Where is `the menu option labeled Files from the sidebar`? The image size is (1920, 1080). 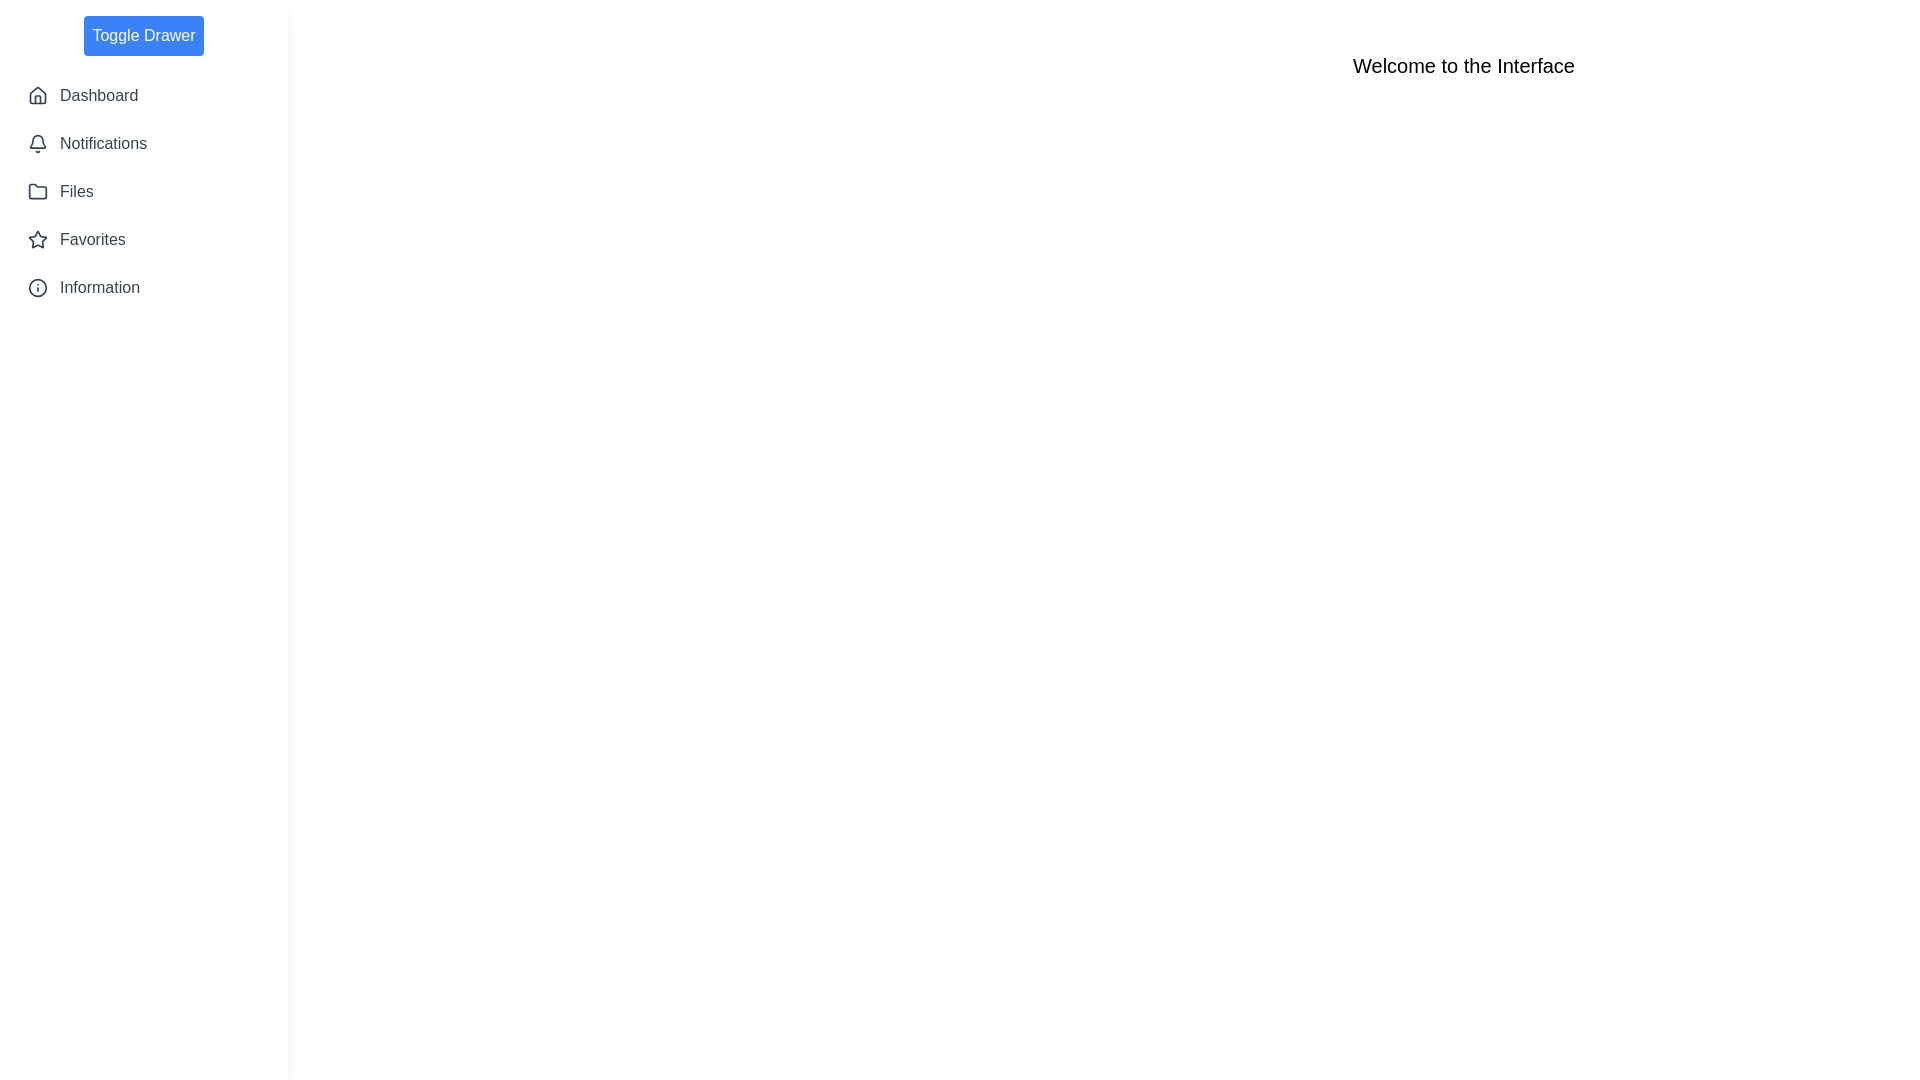 the menu option labeled Files from the sidebar is located at coordinates (143, 192).